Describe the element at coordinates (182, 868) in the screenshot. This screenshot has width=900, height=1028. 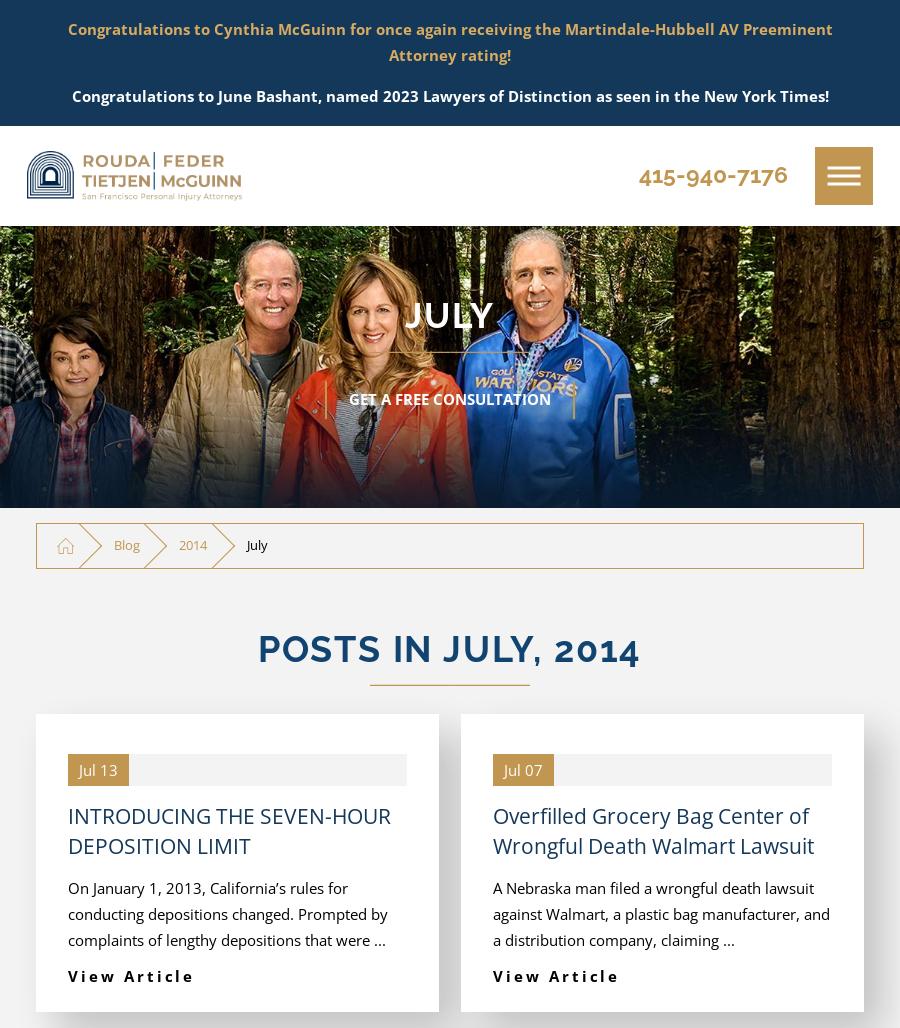
I see `'Pedestrian Accidents'` at that location.